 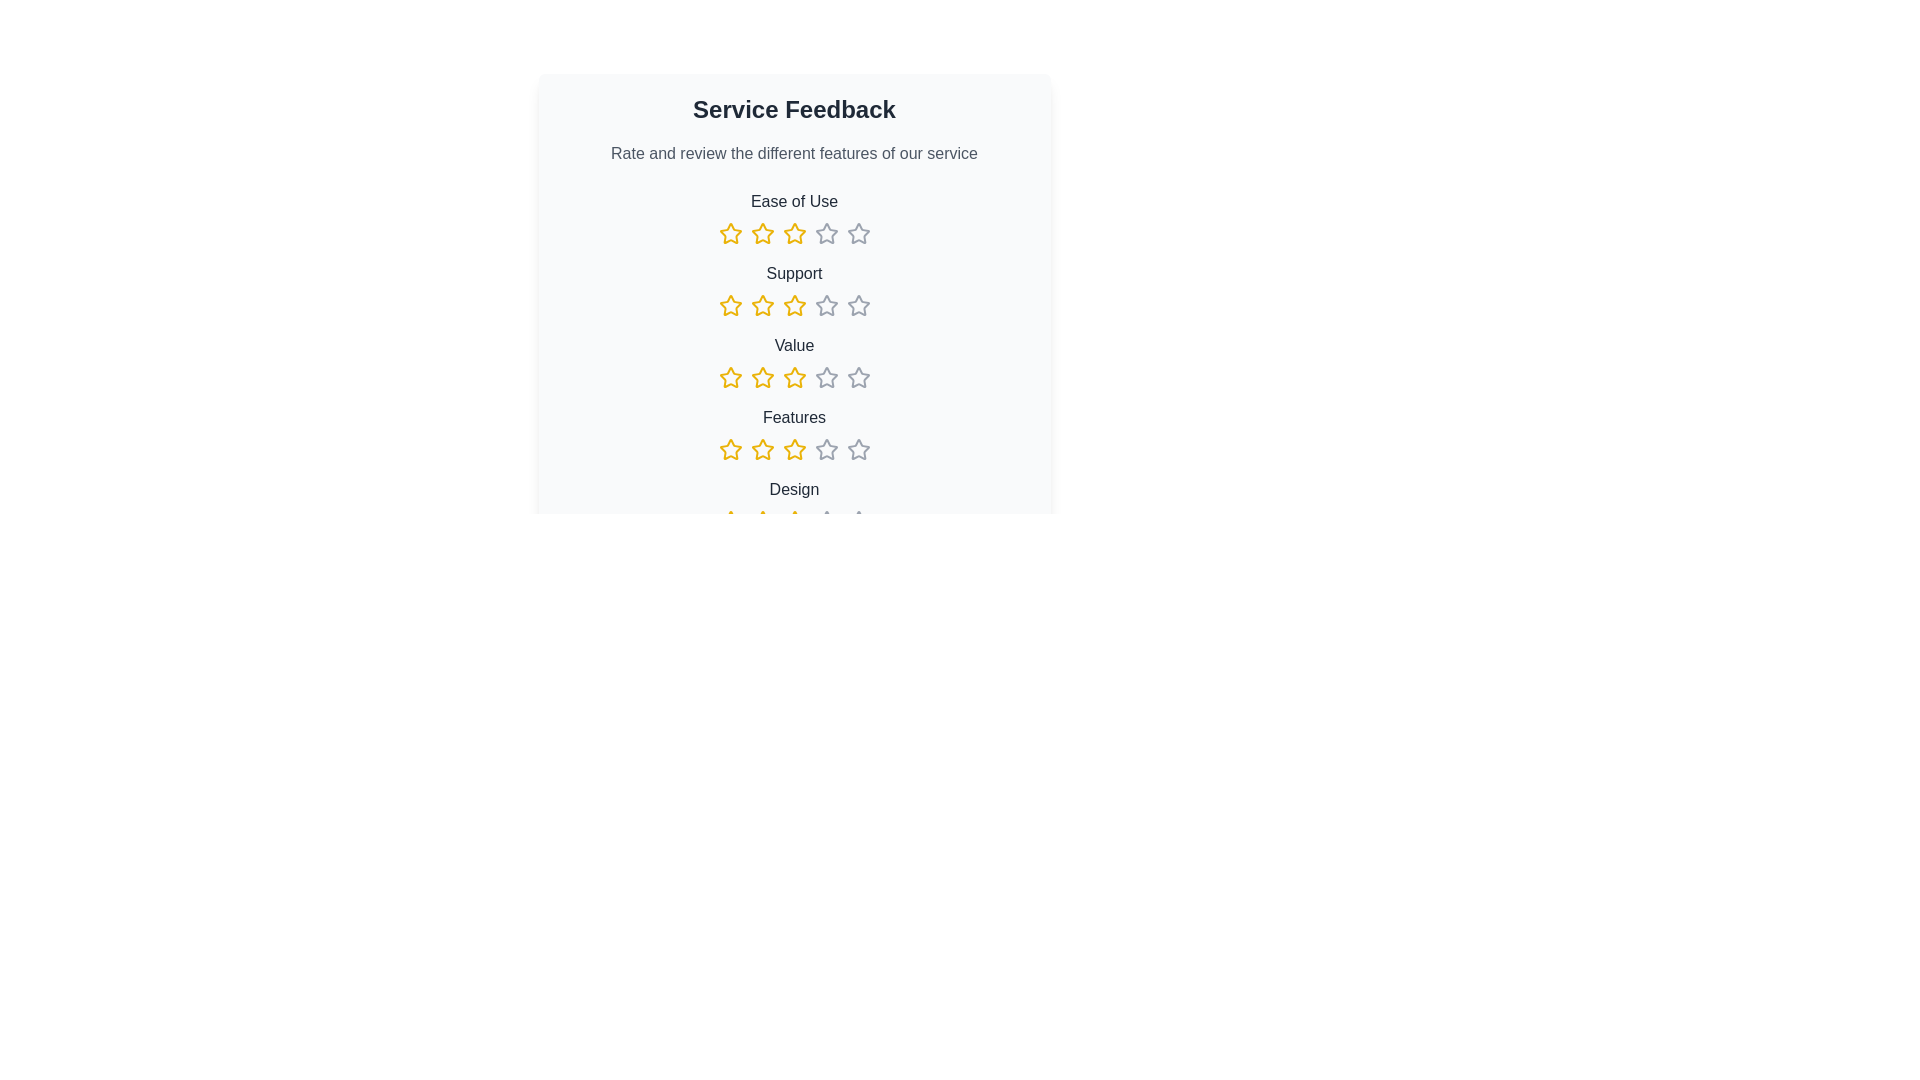 What do you see at coordinates (793, 305) in the screenshot?
I see `the second star icon in the 5-star rating system for the 'Support' category to express a rating` at bounding box center [793, 305].